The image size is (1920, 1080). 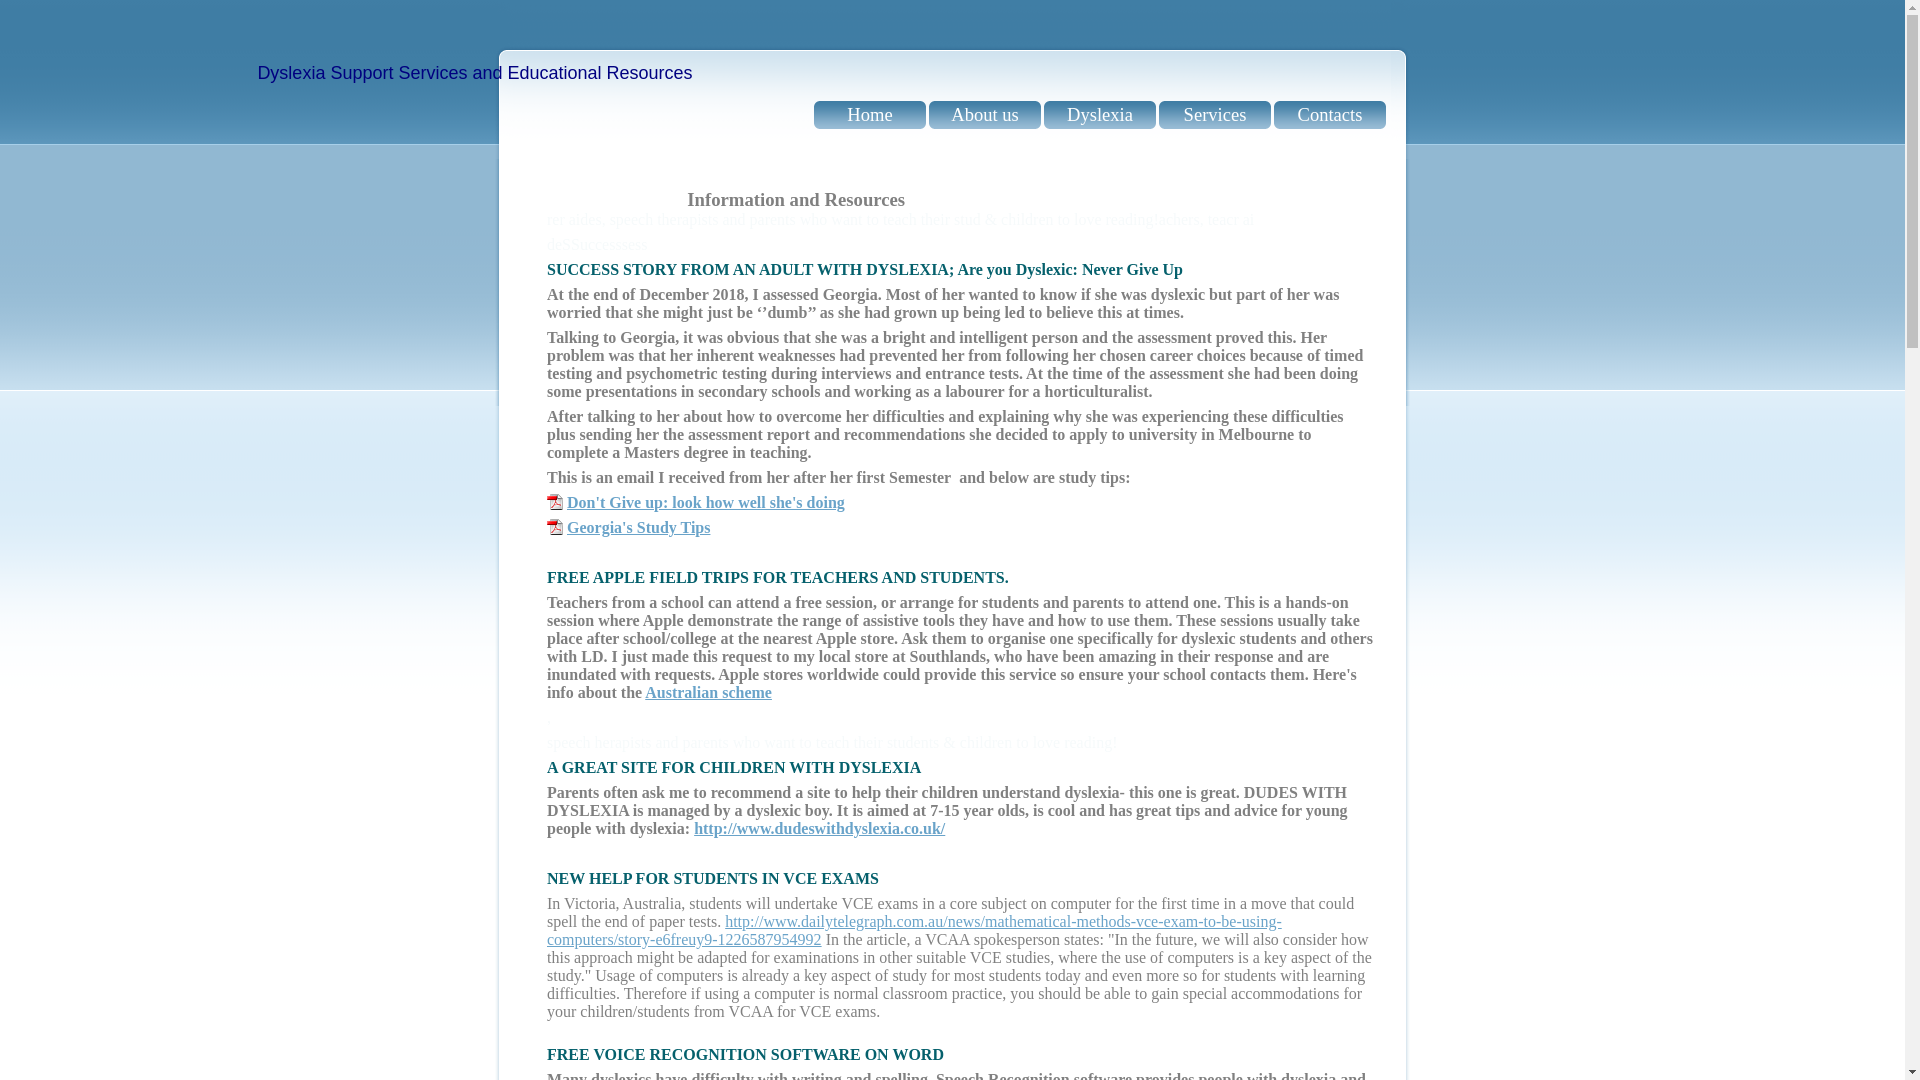 I want to click on 'Home', so click(x=869, y=115).